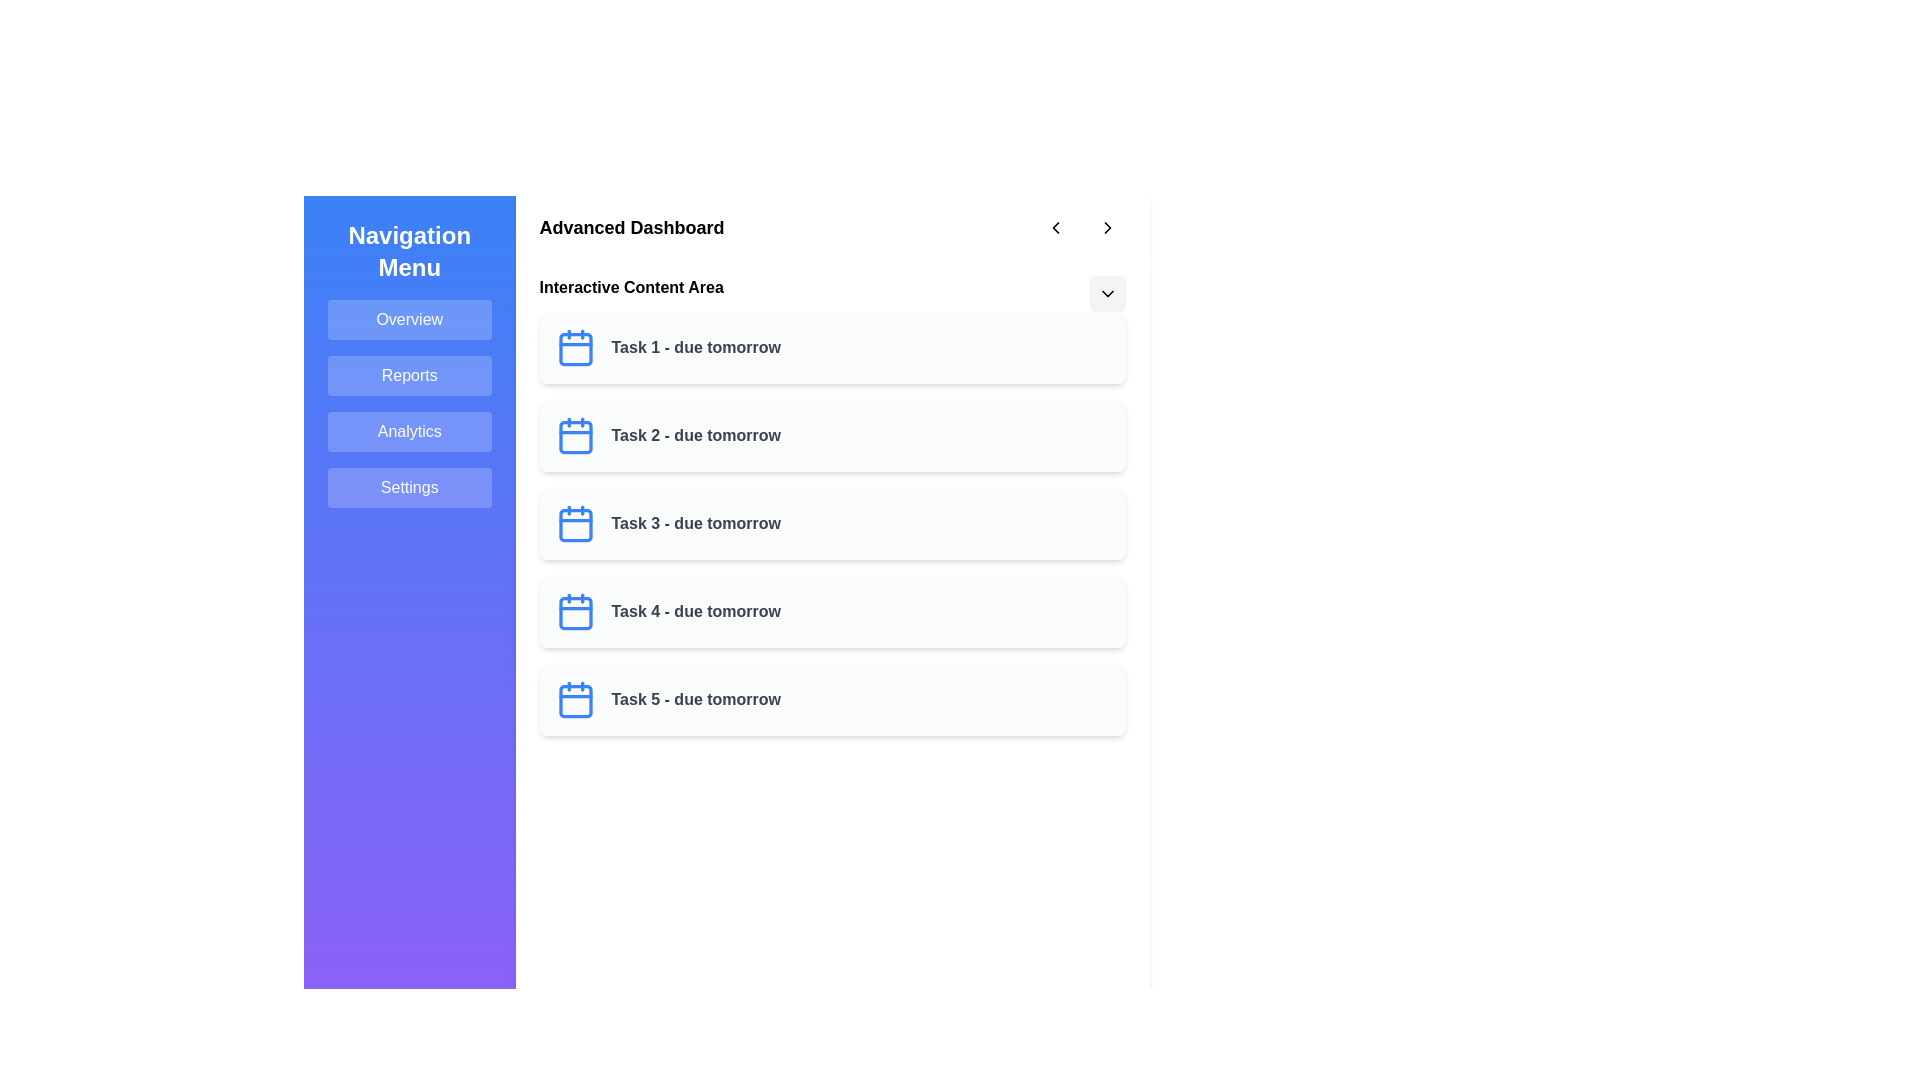  What do you see at coordinates (1107, 226) in the screenshot?
I see `the chevron arrow symbol located in the top right section of the main content area next to the header of the 'Advanced Dashboard'` at bounding box center [1107, 226].